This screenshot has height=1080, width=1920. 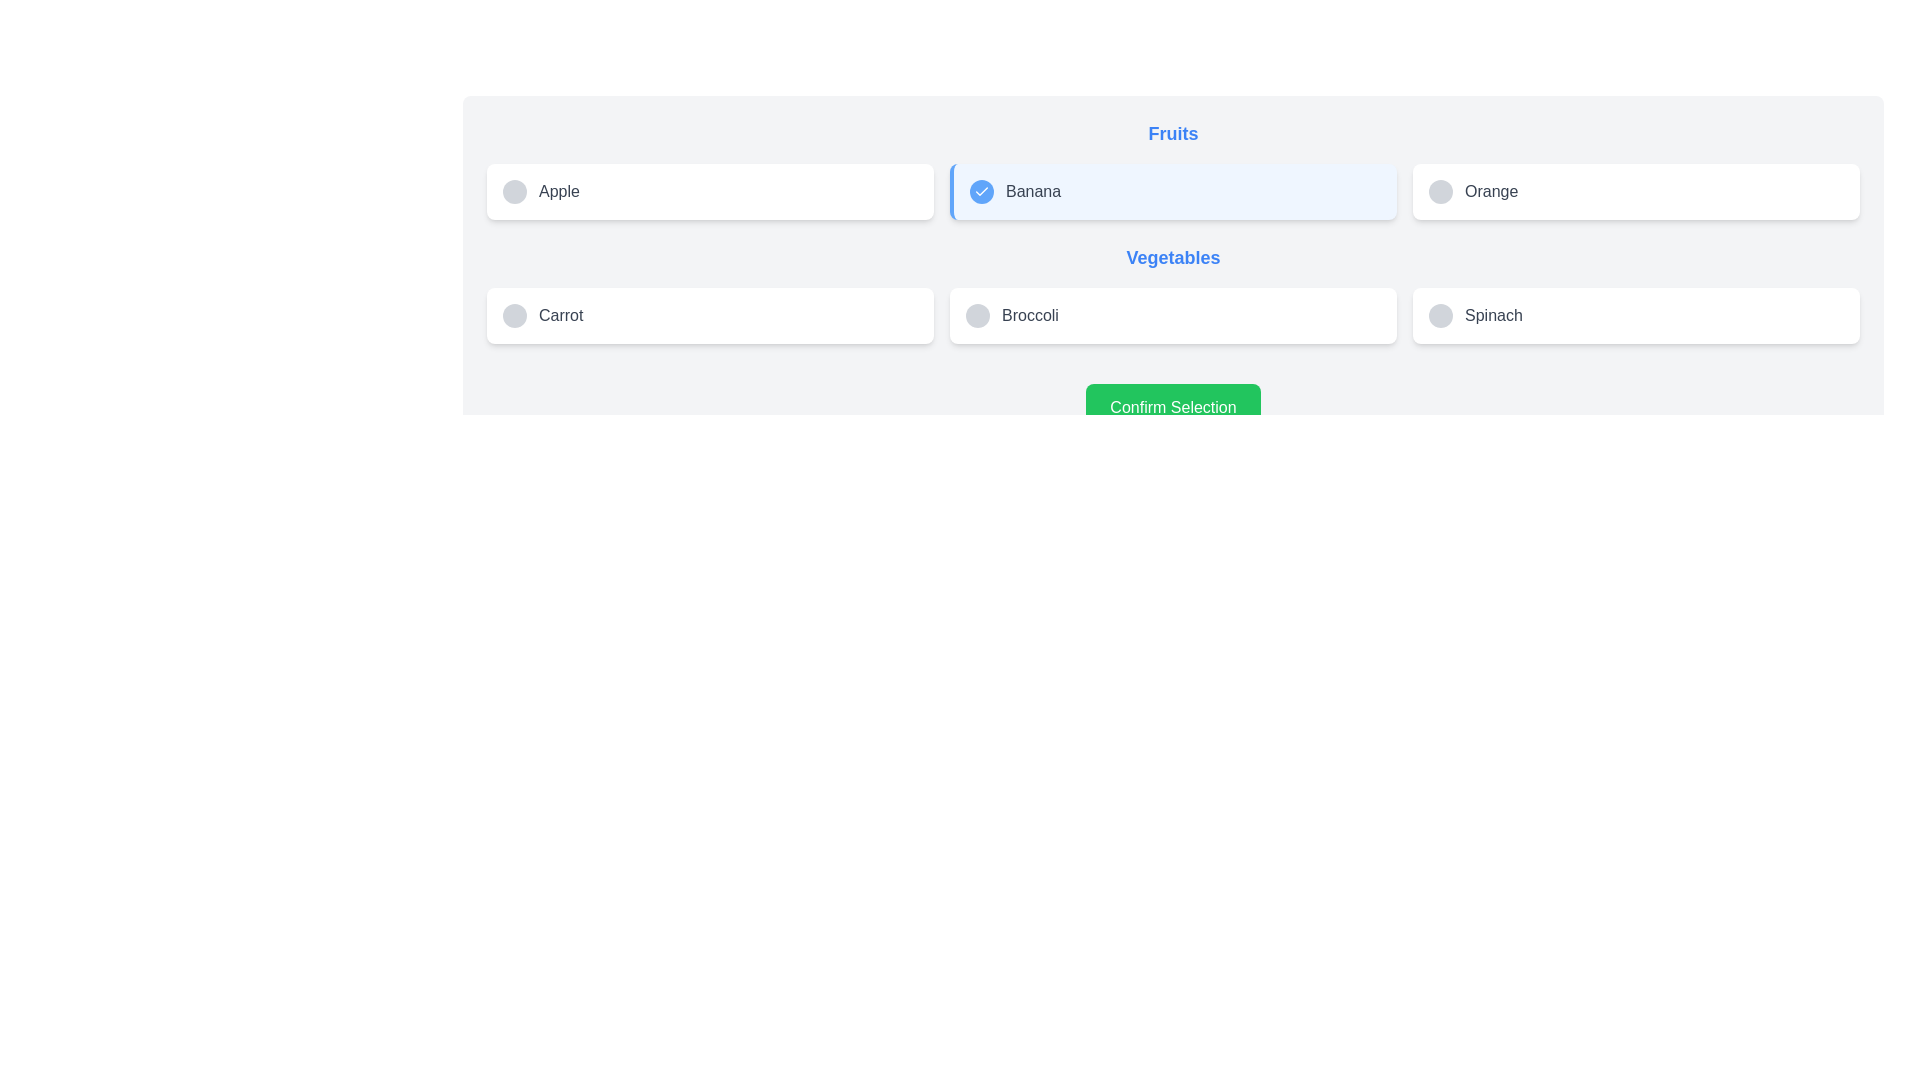 I want to click on the third selectable item card labeled 'Spinach' in the Vegetables category, so click(x=1636, y=315).